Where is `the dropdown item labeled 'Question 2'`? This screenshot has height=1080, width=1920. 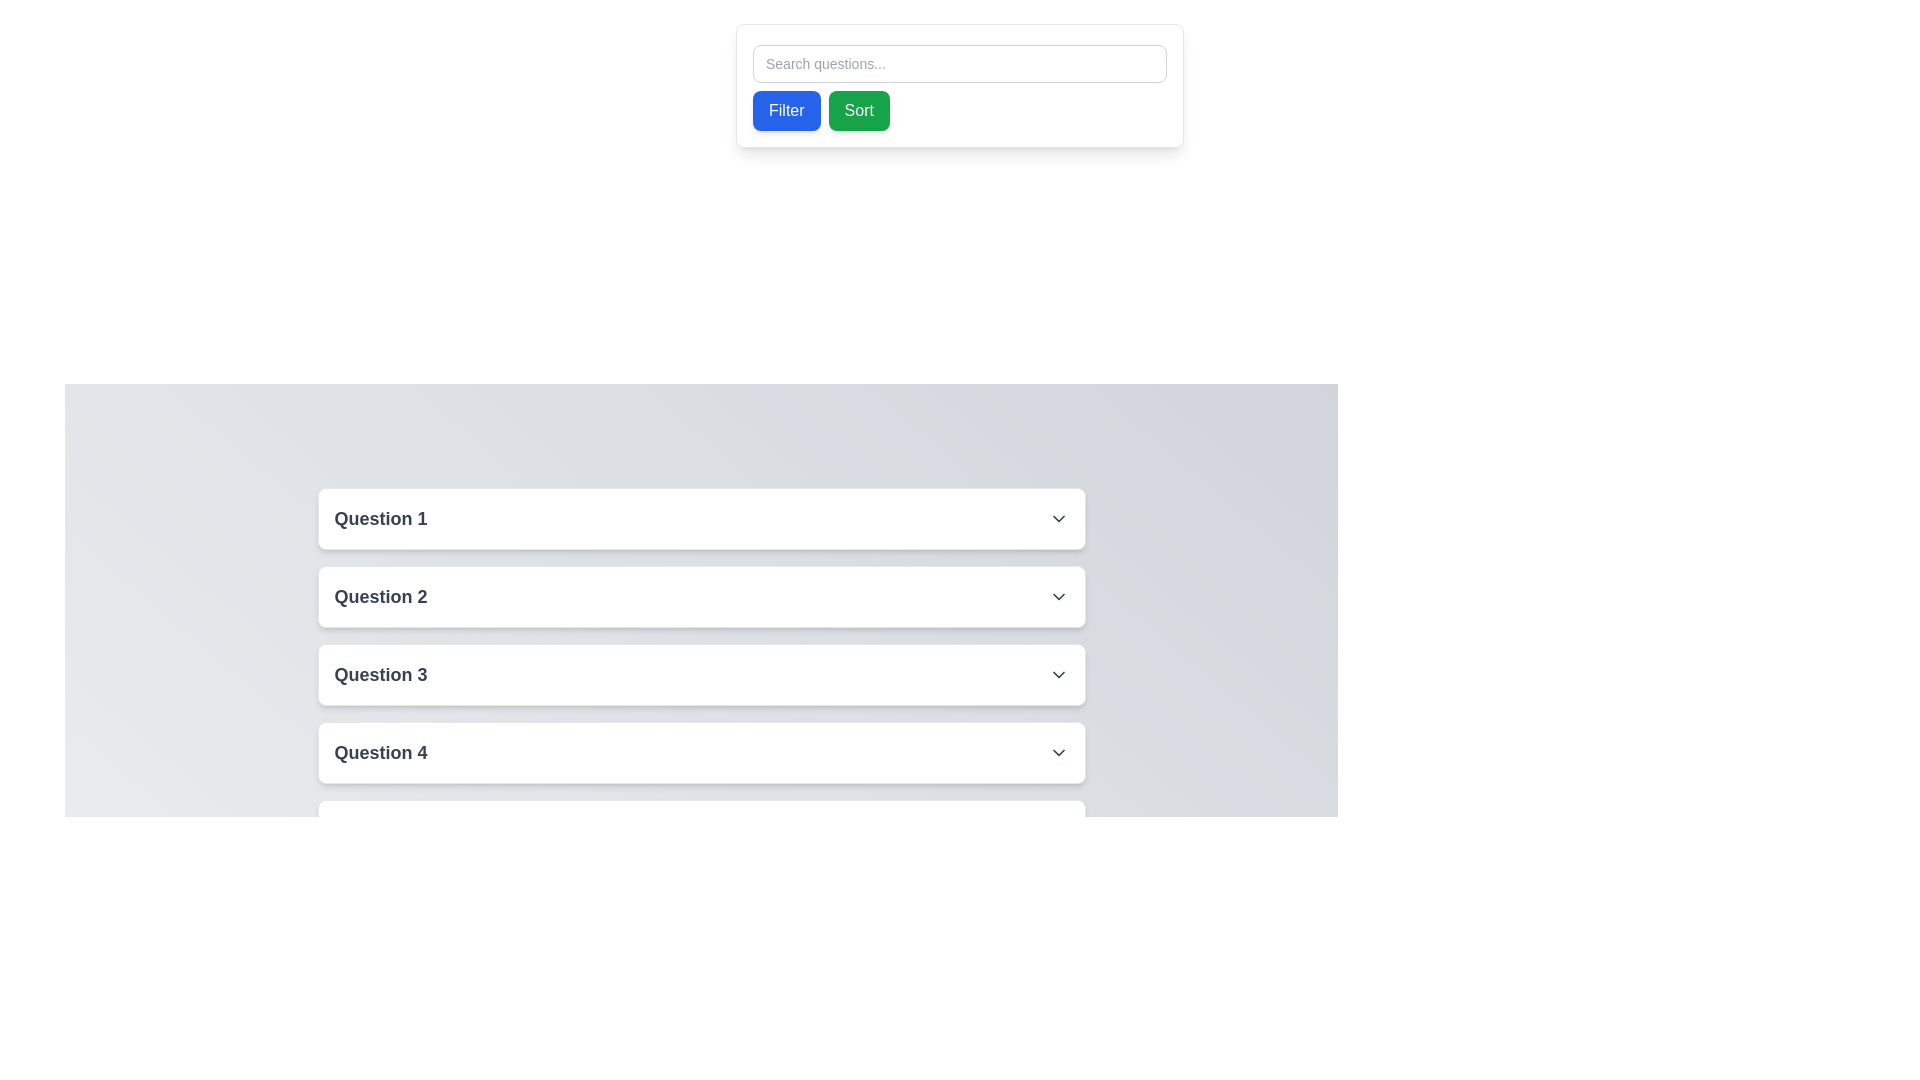
the dropdown item labeled 'Question 2' is located at coordinates (701, 596).